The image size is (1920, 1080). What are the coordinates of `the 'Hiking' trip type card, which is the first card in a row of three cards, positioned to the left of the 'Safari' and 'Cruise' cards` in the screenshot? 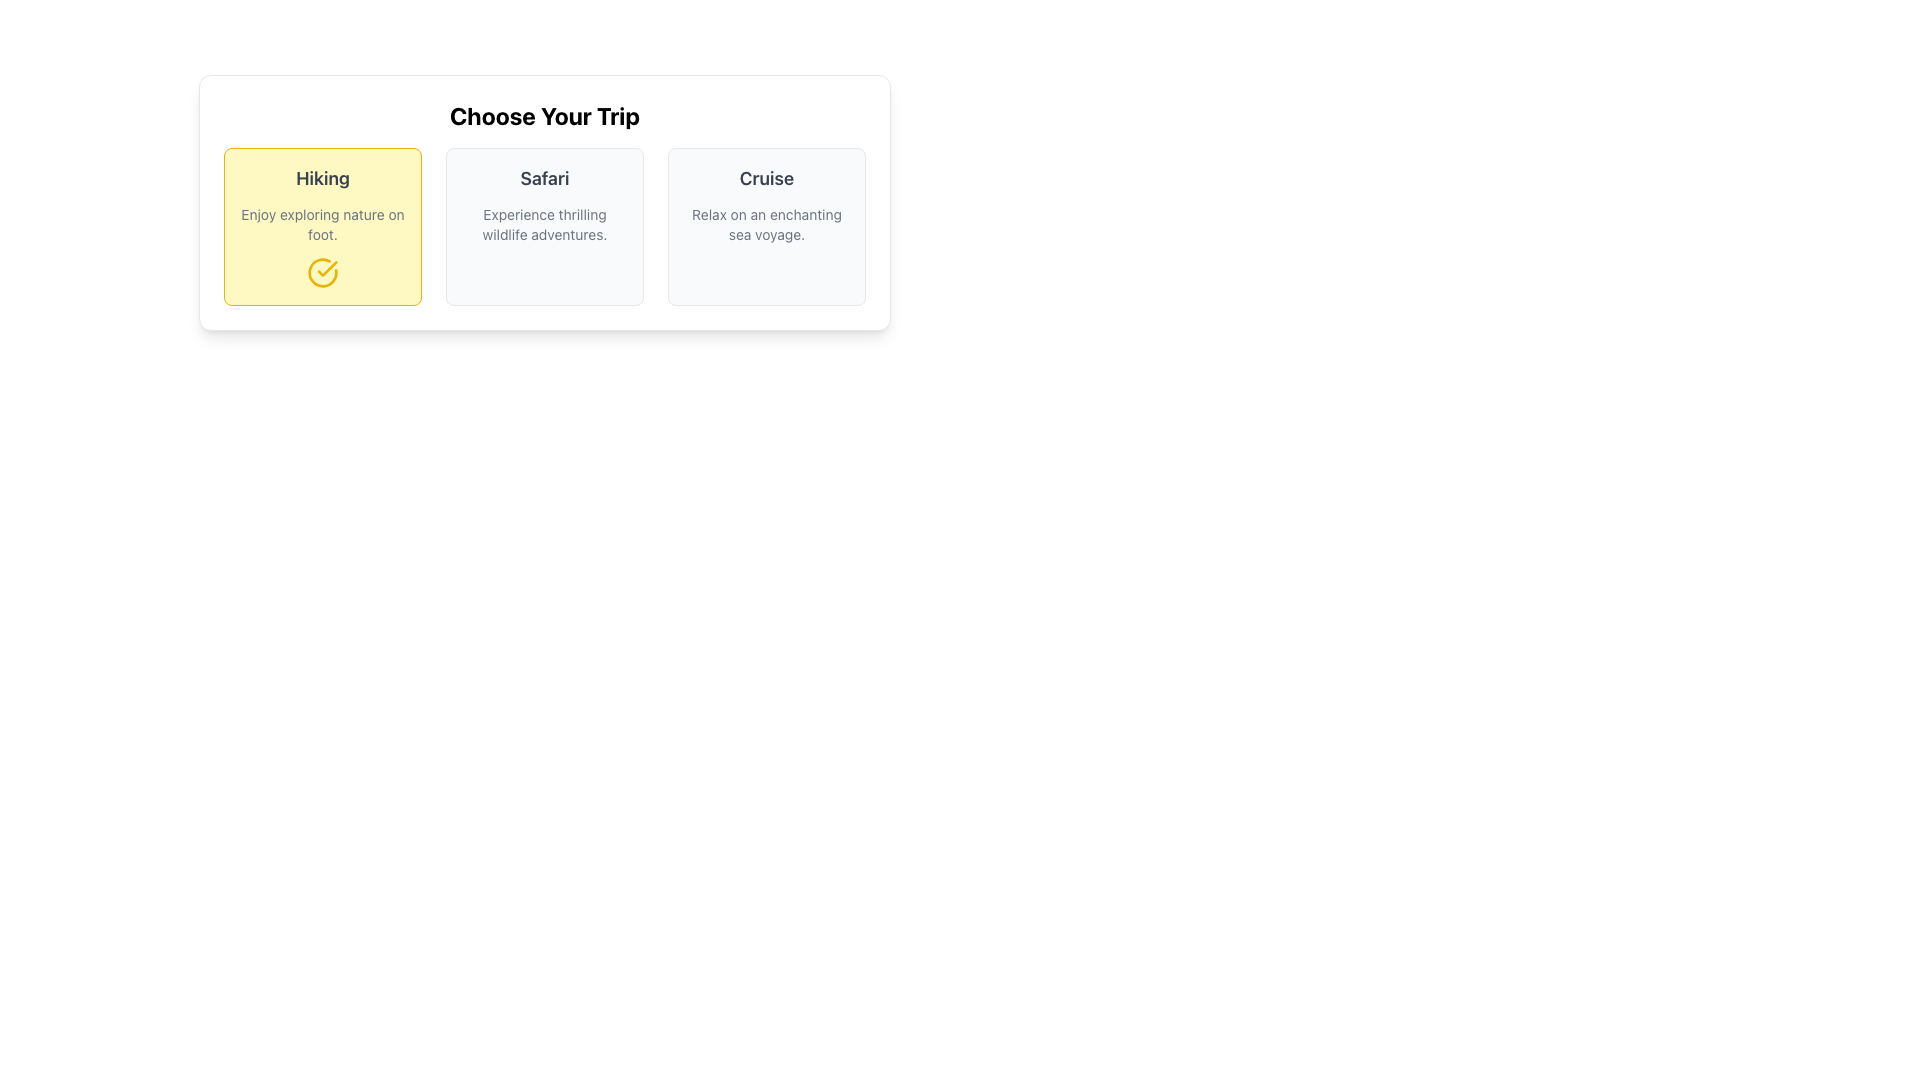 It's located at (322, 226).